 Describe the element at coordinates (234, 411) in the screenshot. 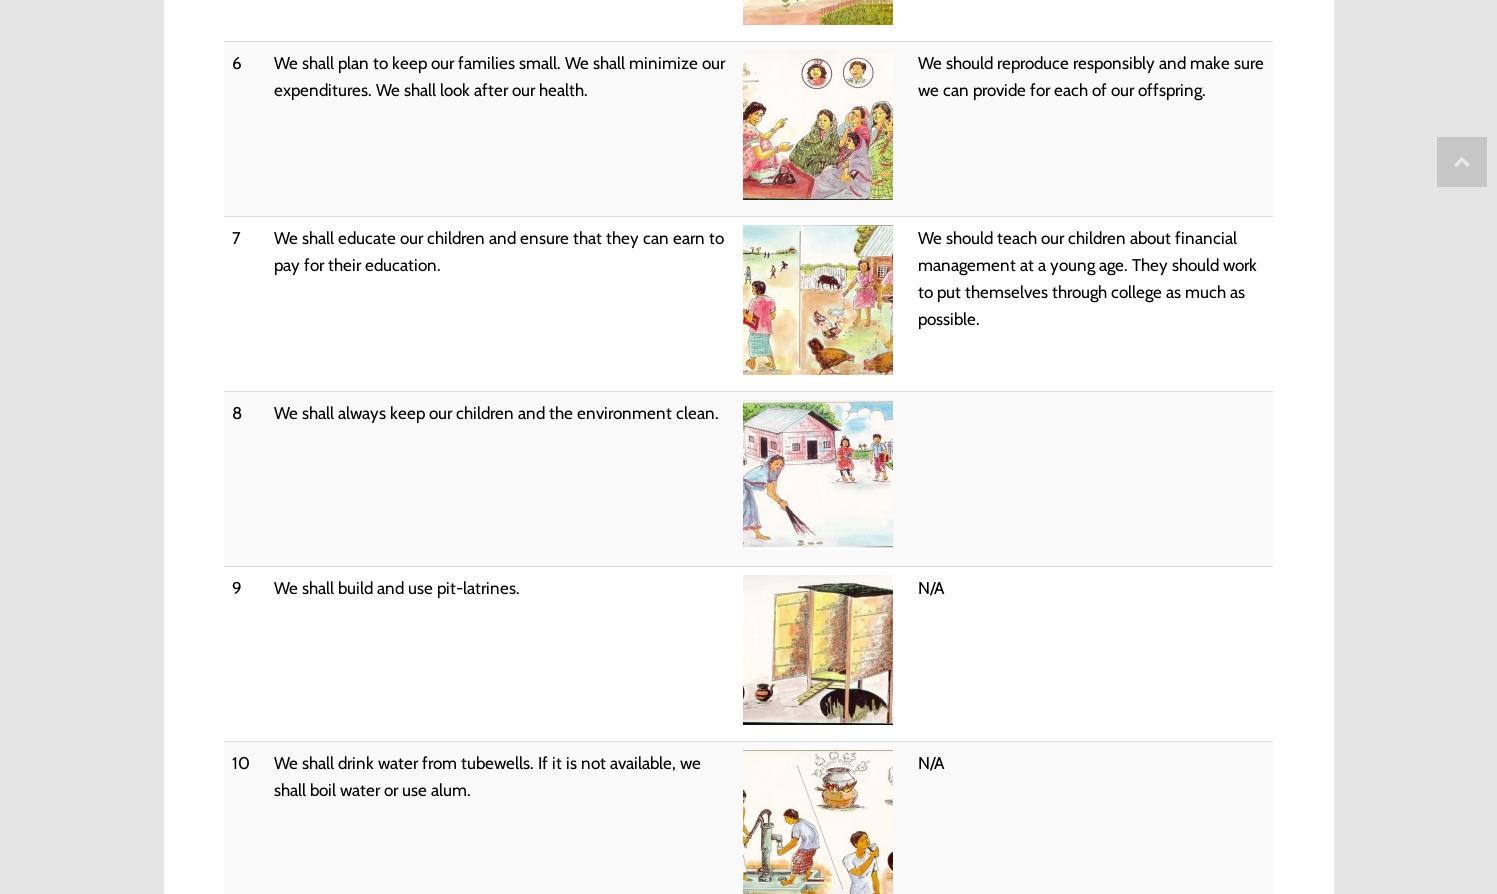

I see `'8'` at that location.